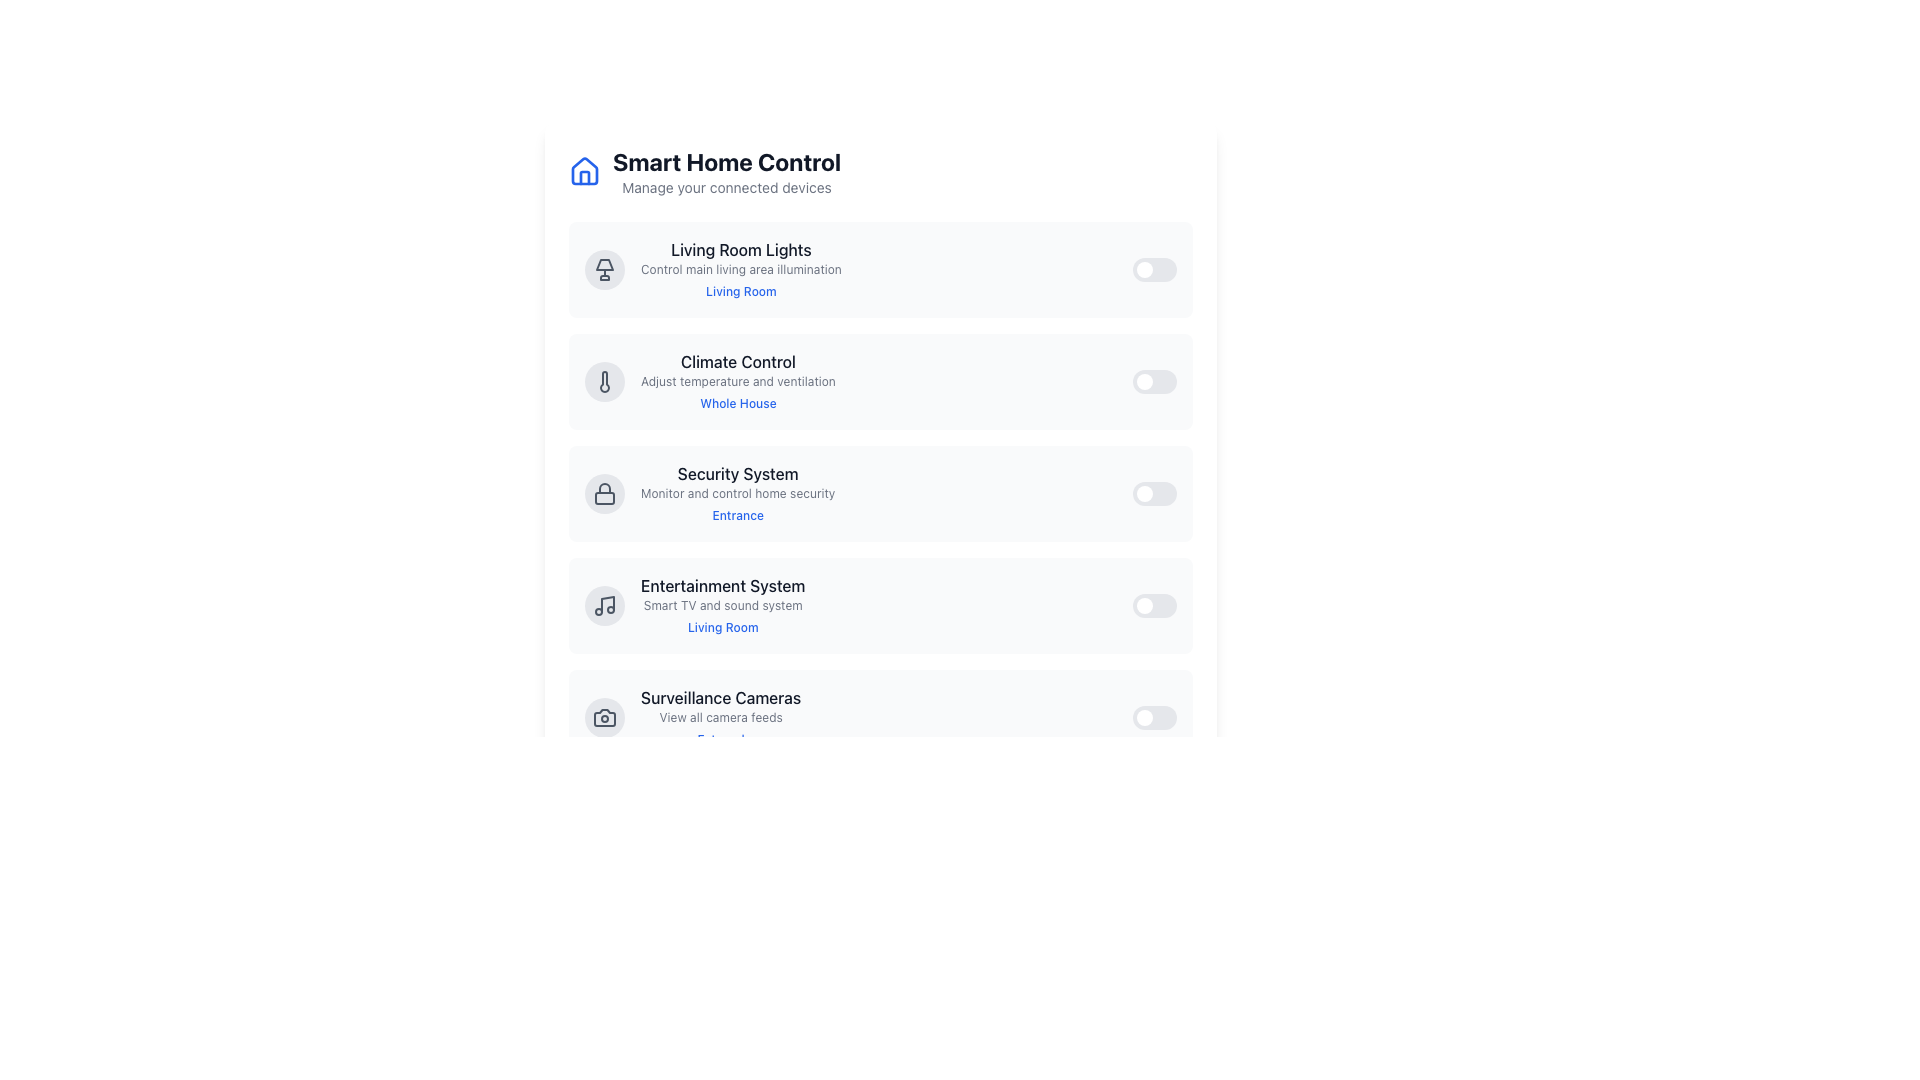 The width and height of the screenshot is (1920, 1080). What do you see at coordinates (713, 270) in the screenshot?
I see `the link within the informative card about the living room lights, which is the first entry in the Smart Home Control list` at bounding box center [713, 270].